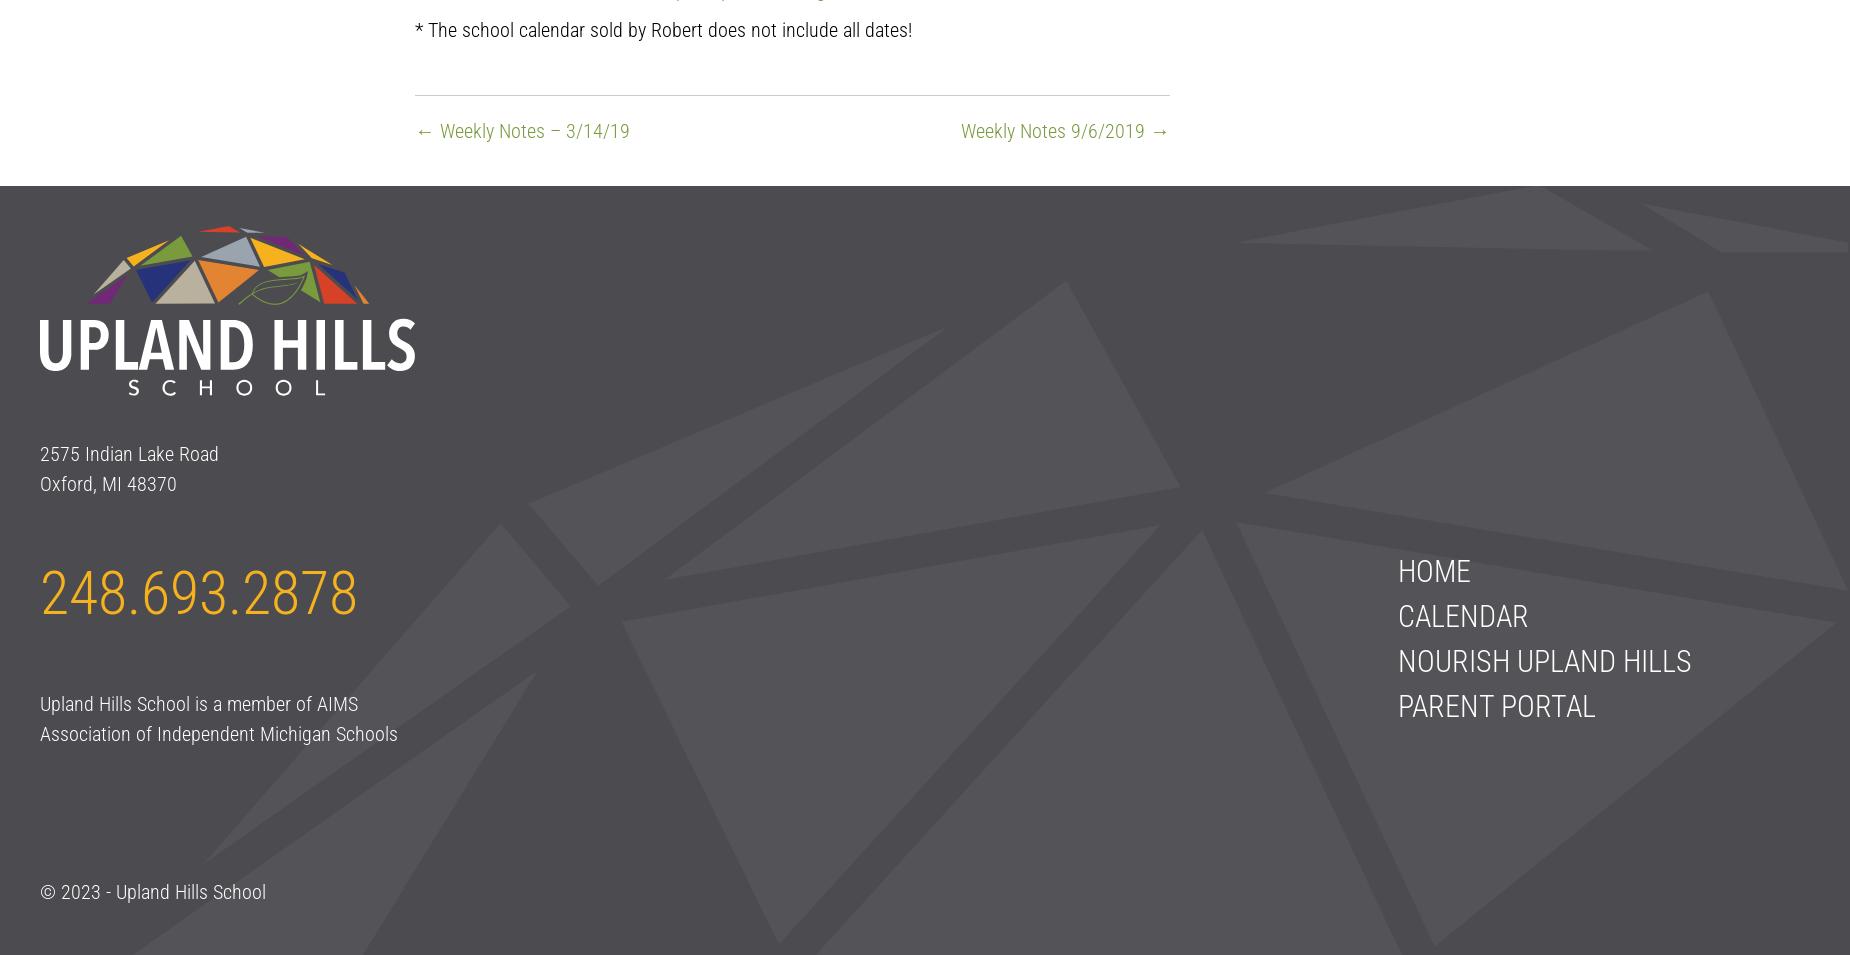 The image size is (1850, 955). What do you see at coordinates (107, 483) in the screenshot?
I see `'Oxford, MI 48370'` at bounding box center [107, 483].